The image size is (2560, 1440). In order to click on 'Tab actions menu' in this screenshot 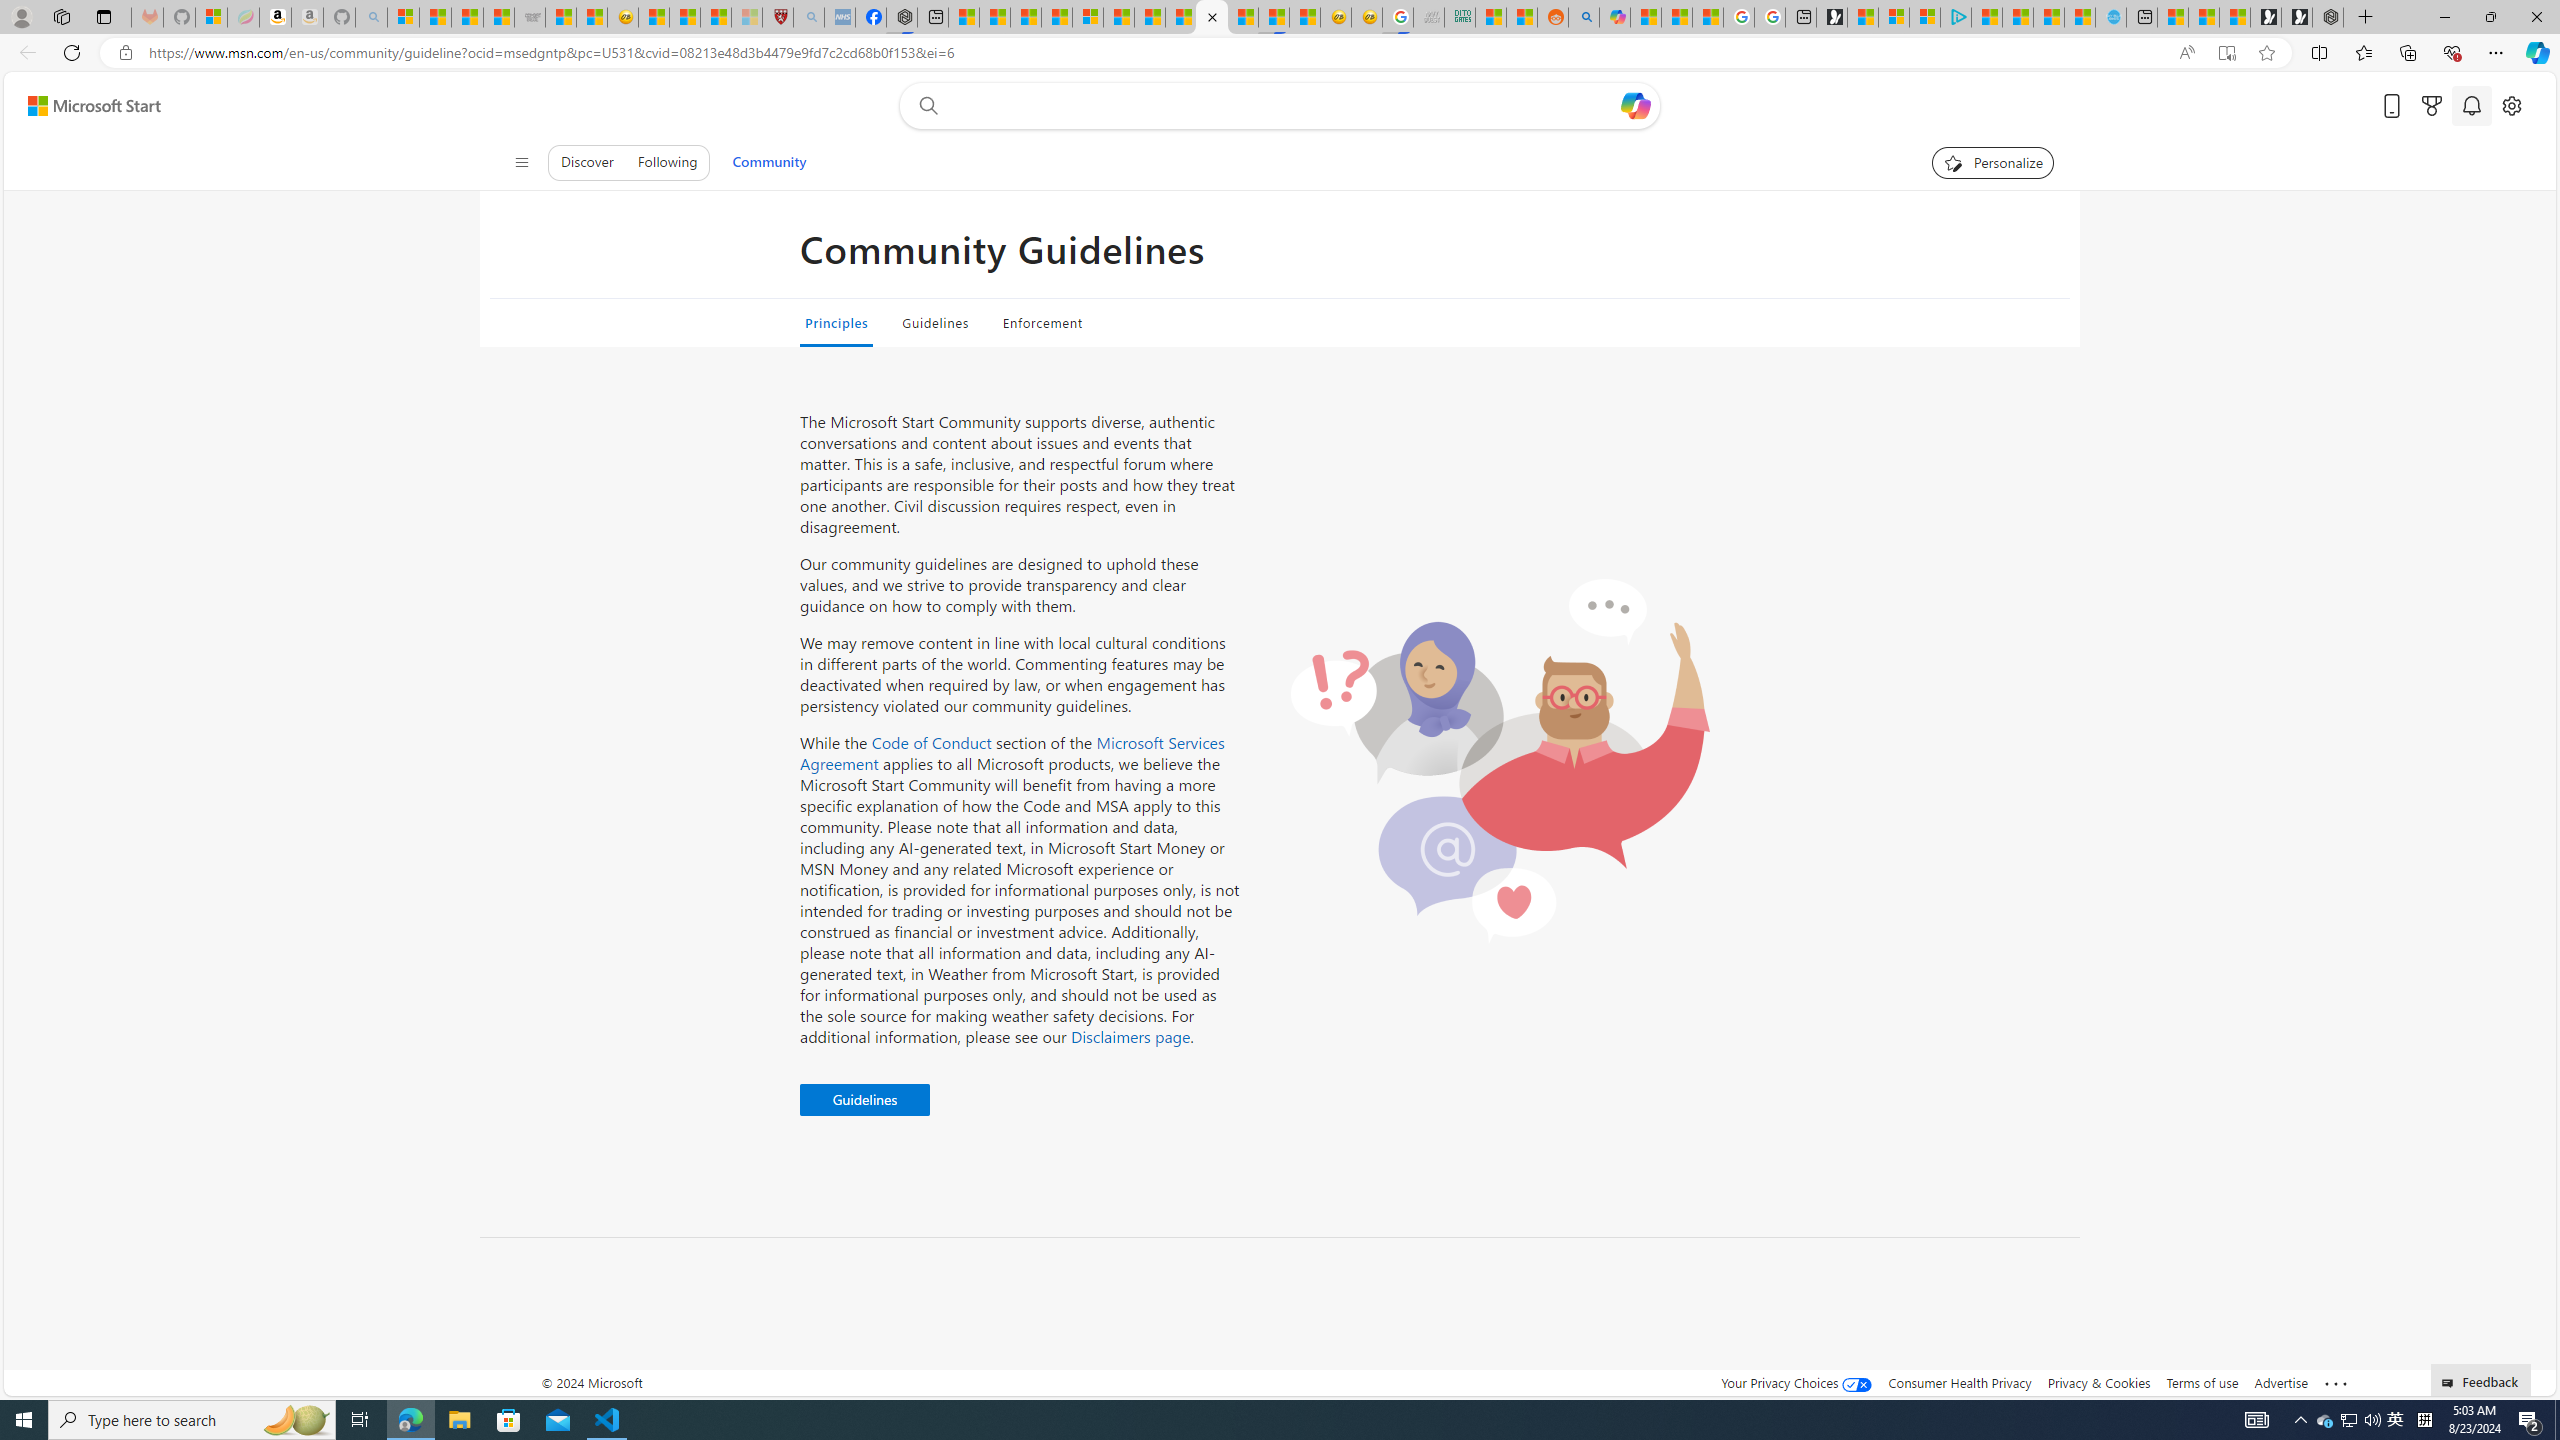, I will do `click(102, 16)`.